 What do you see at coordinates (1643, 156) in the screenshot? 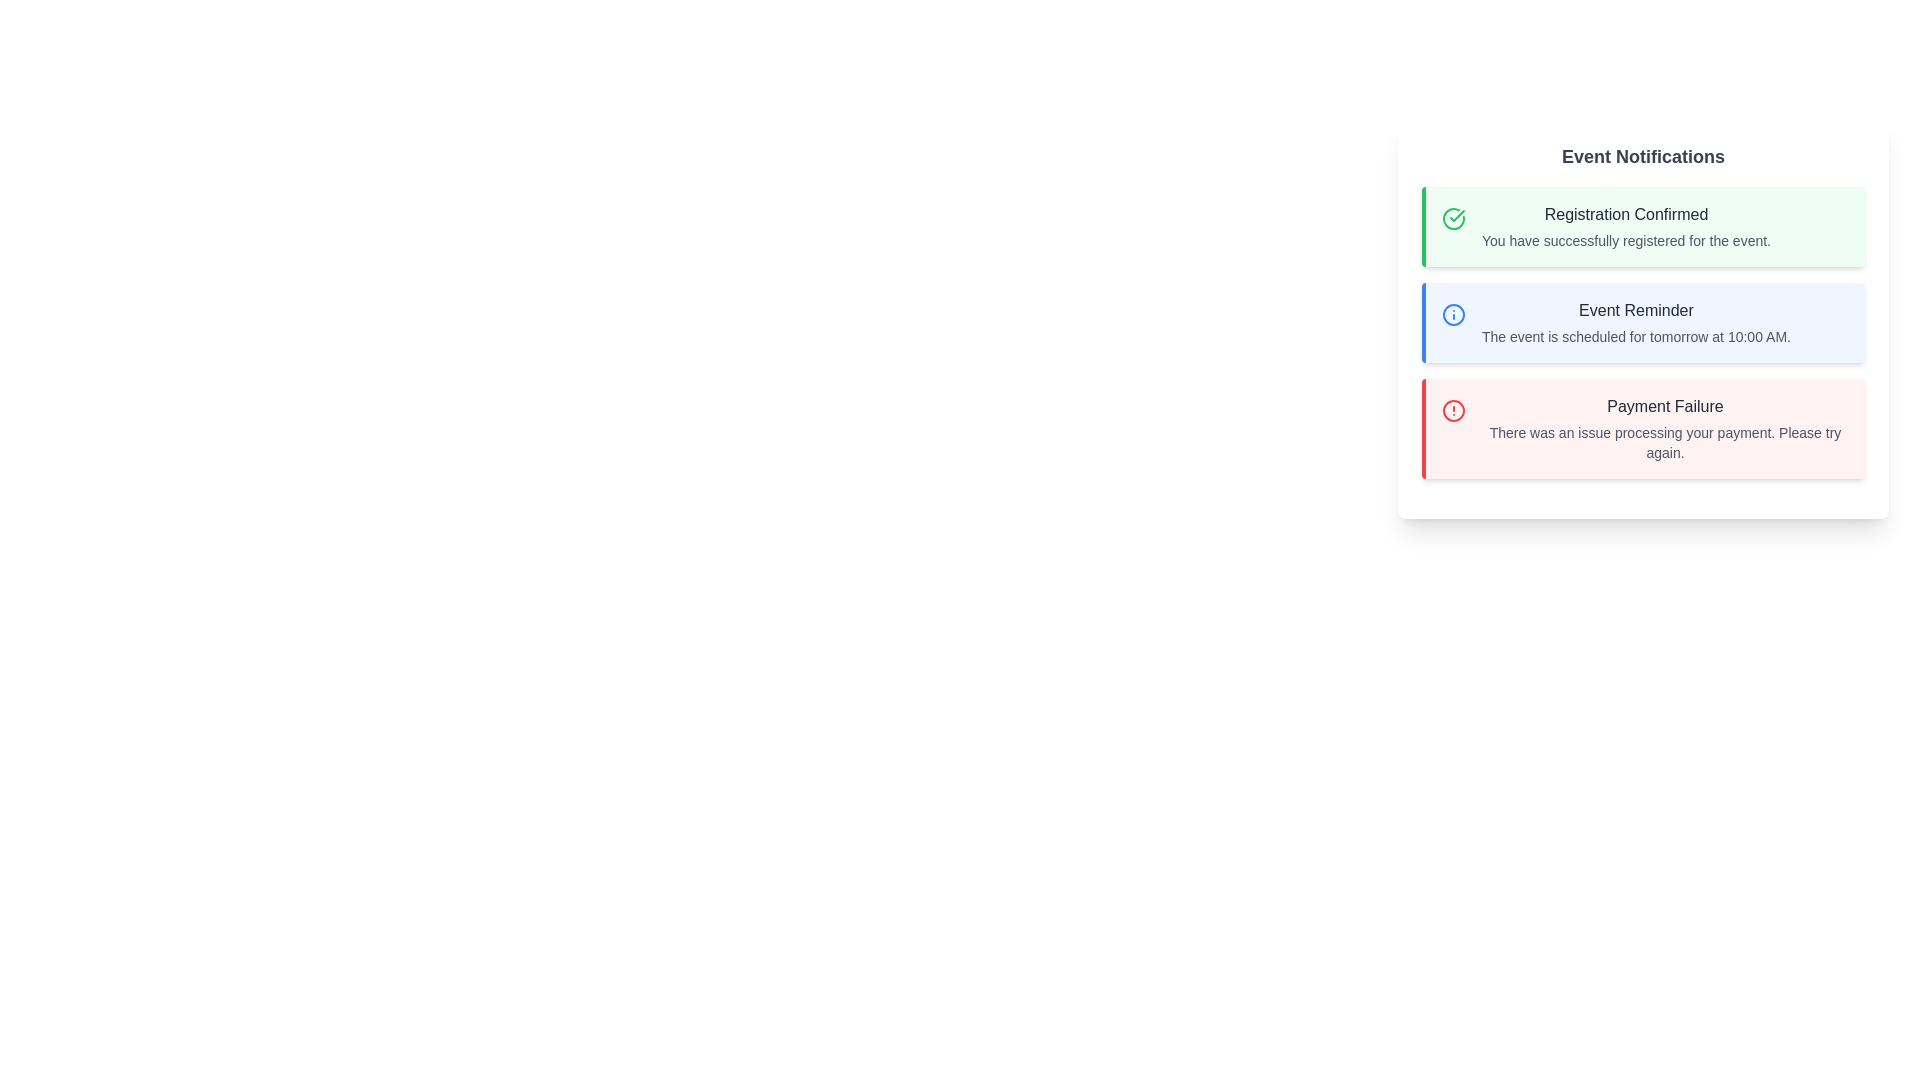
I see `the 'Event Notifications' text label, which is prominently styled and serves as the header for the notifications area` at bounding box center [1643, 156].